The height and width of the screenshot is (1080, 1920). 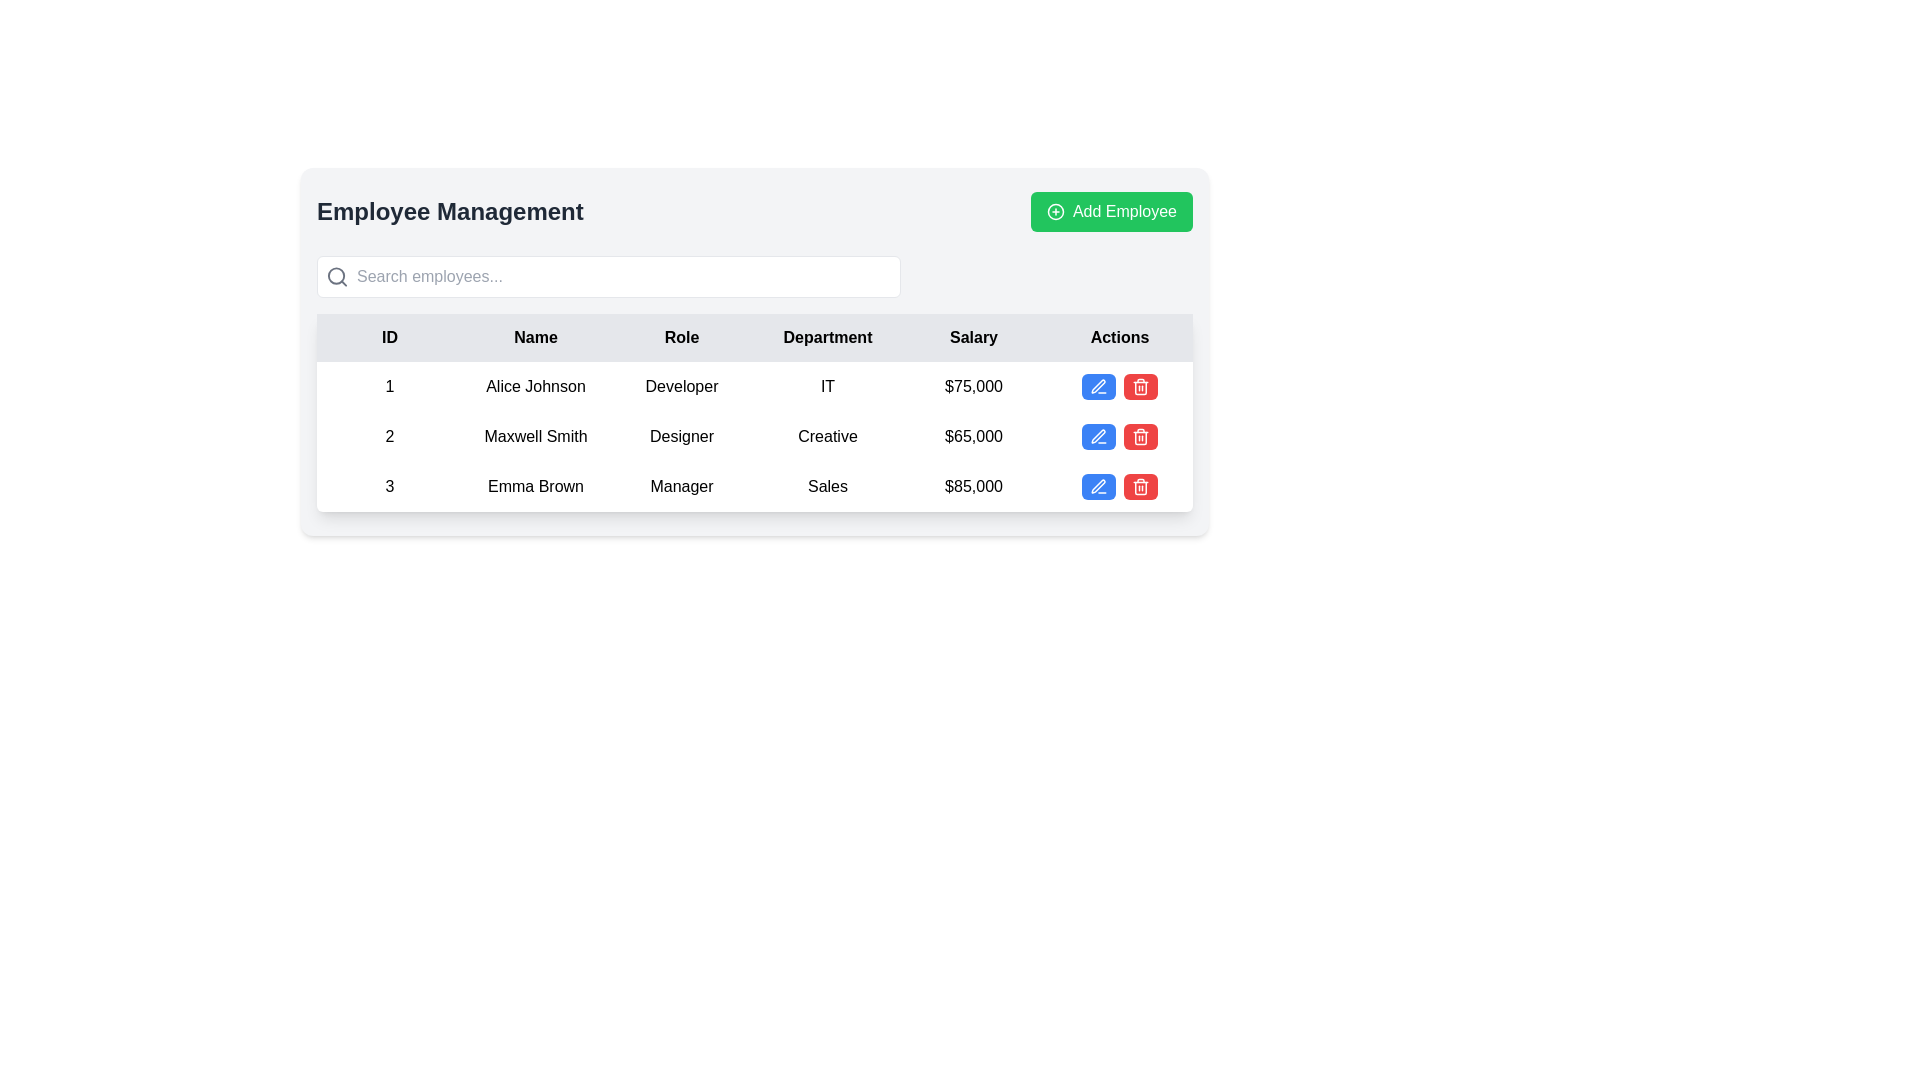 What do you see at coordinates (336, 276) in the screenshot?
I see `the central graphical circle element of the search icon located to the left of the 'Search employees...' input box in the Employee Management section` at bounding box center [336, 276].